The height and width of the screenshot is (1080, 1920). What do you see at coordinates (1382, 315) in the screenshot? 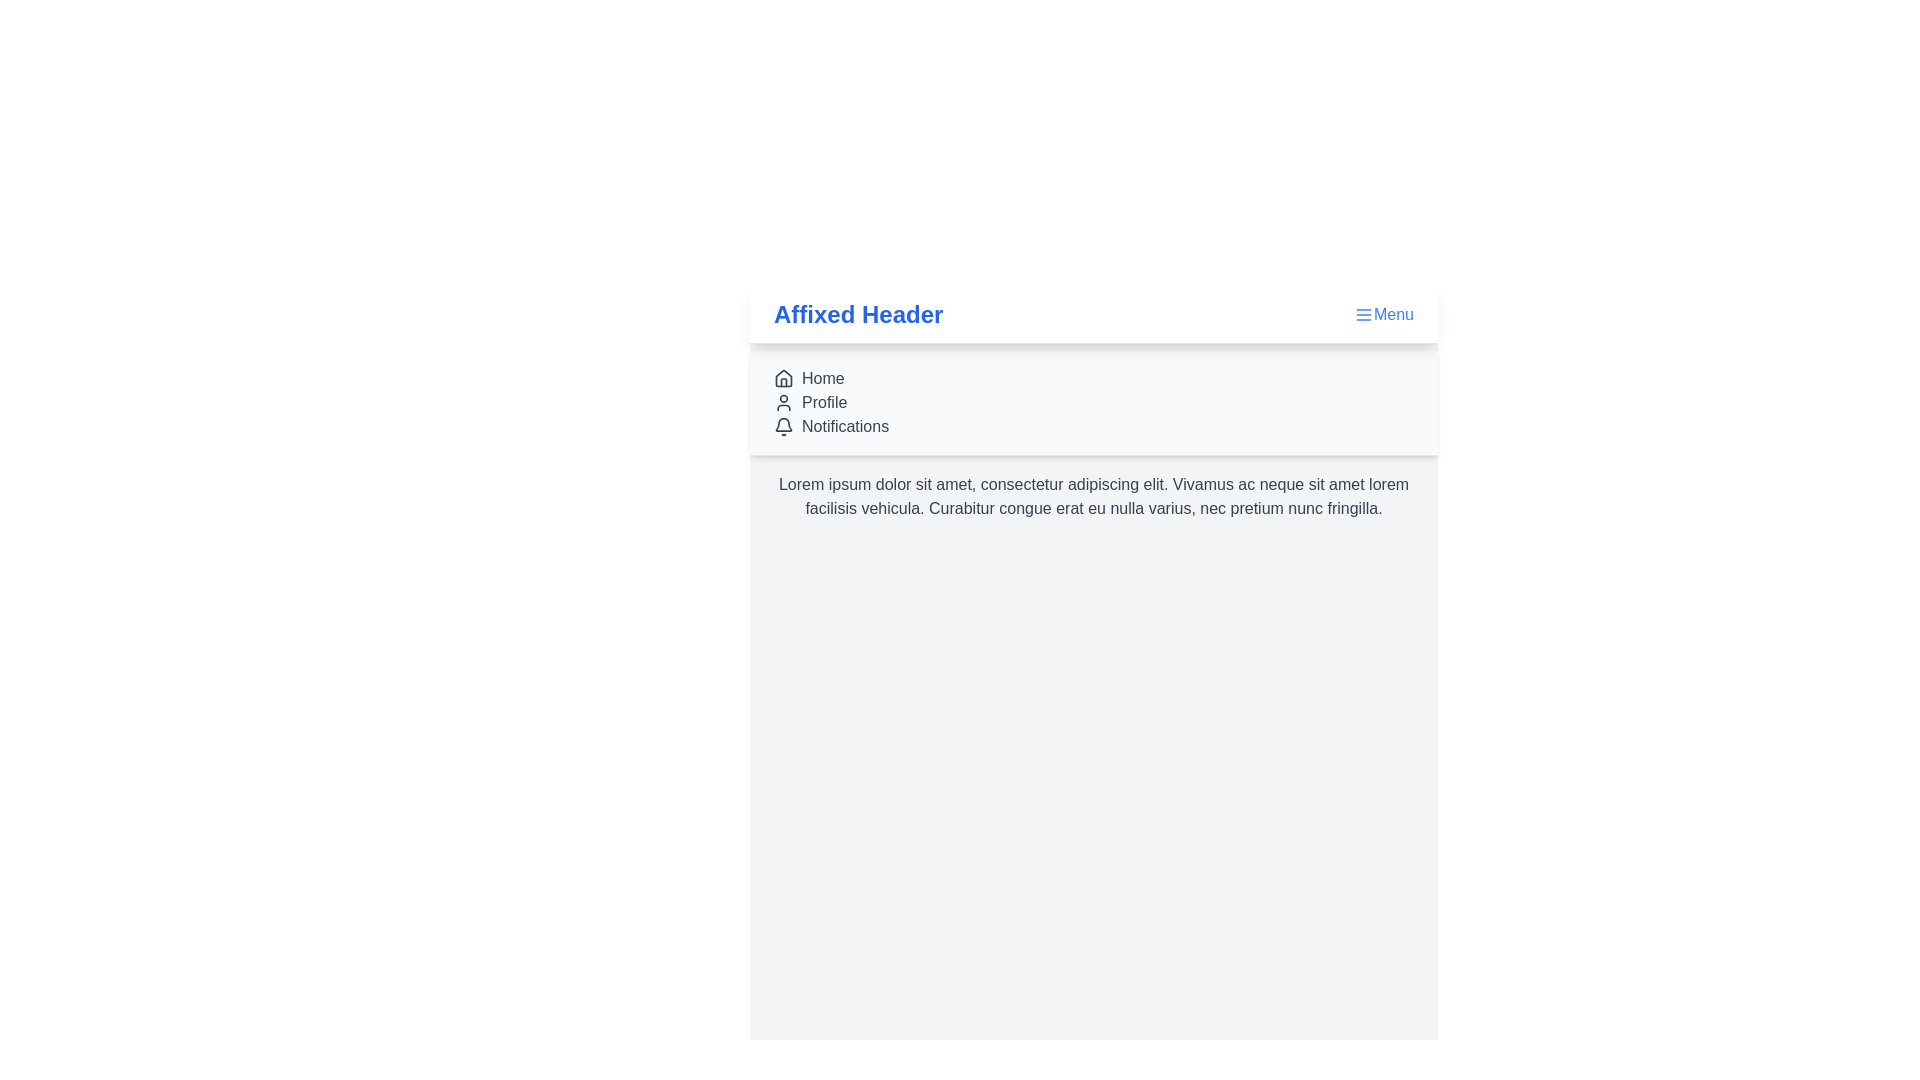
I see `the button located at the top-right corner of the header bar, adjacent to the title 'Affixed Header'` at bounding box center [1382, 315].